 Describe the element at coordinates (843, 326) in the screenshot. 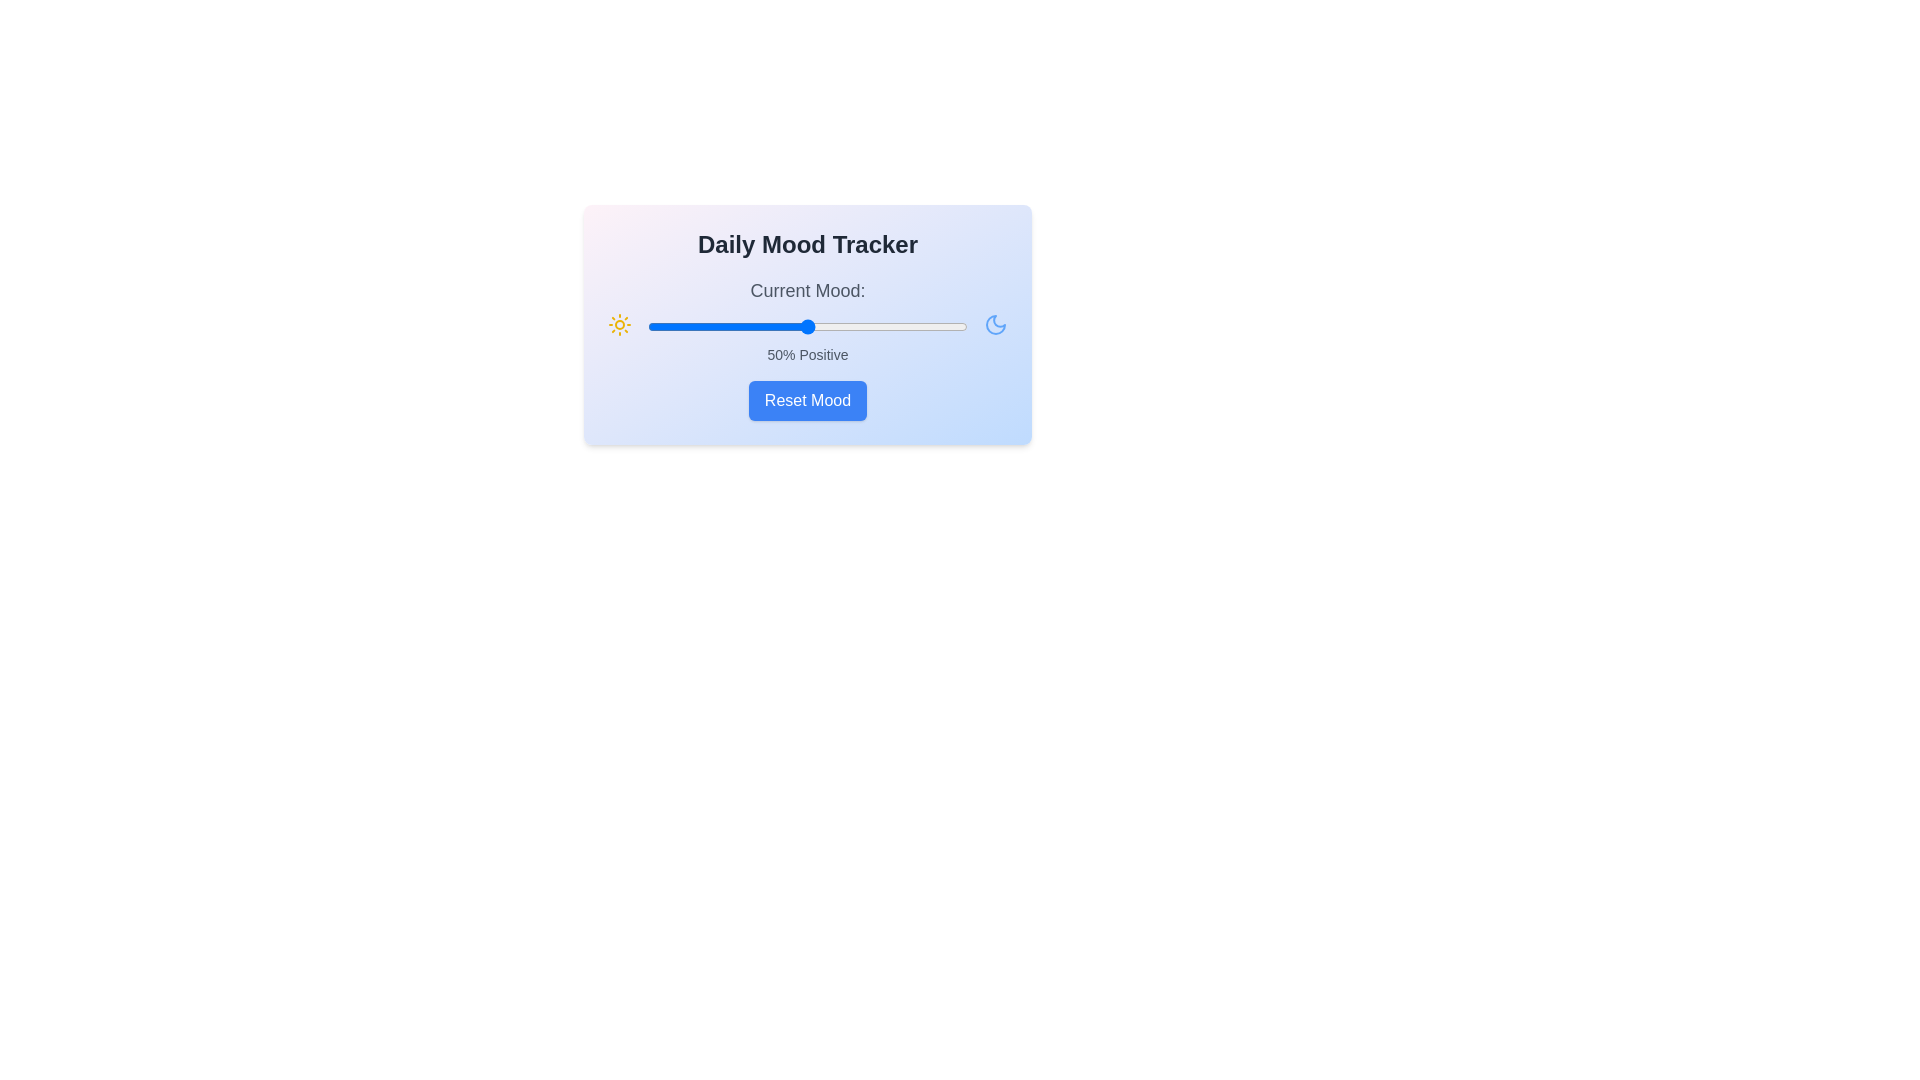

I see `the mood percentage` at that location.